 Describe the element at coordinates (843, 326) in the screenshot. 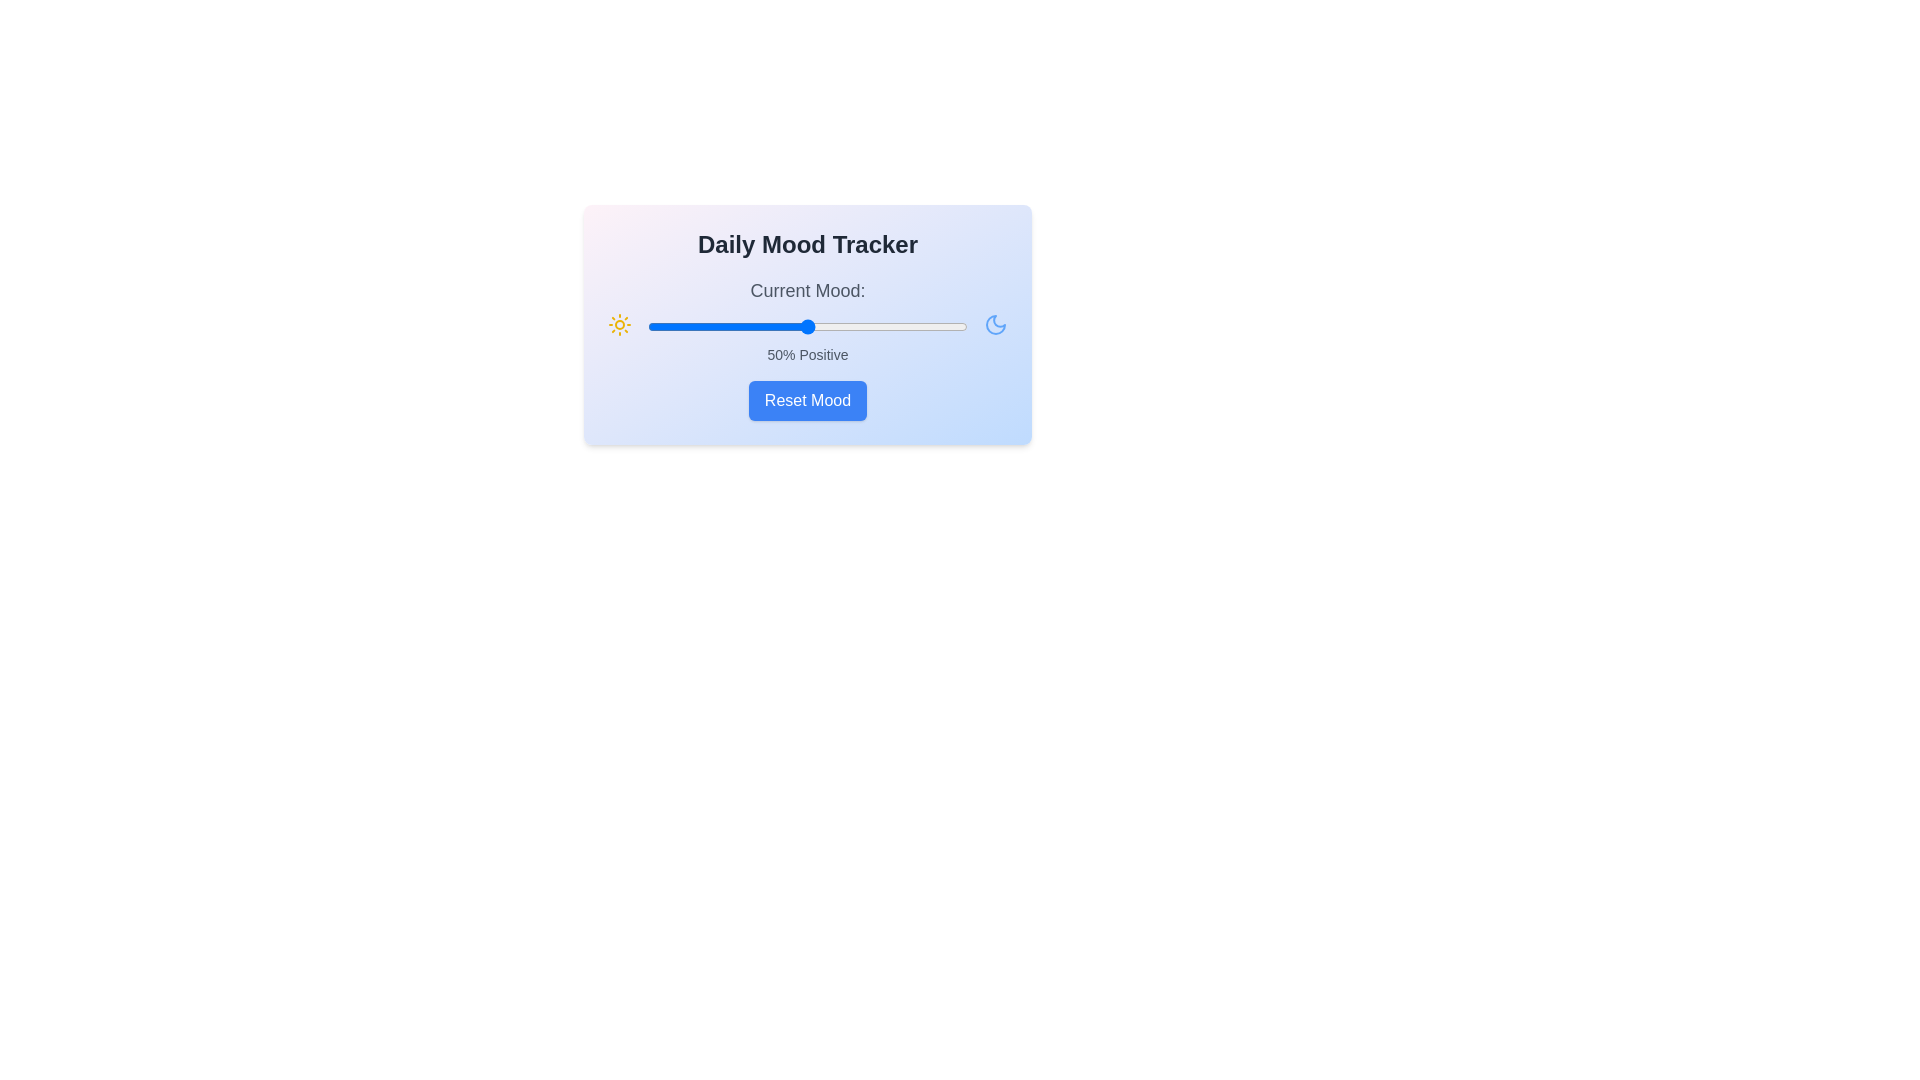

I see `the mood percentage` at that location.